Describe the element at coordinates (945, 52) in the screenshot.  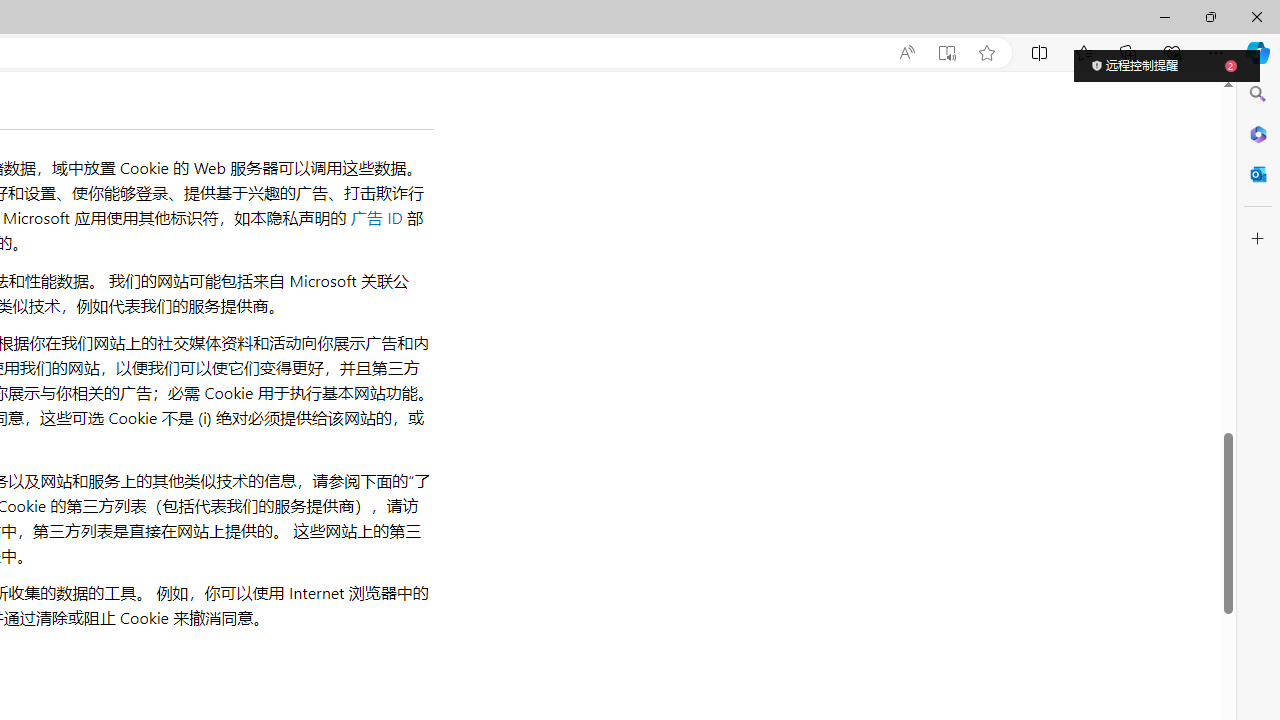
I see `'Enter Immersive Reader (F9)'` at that location.